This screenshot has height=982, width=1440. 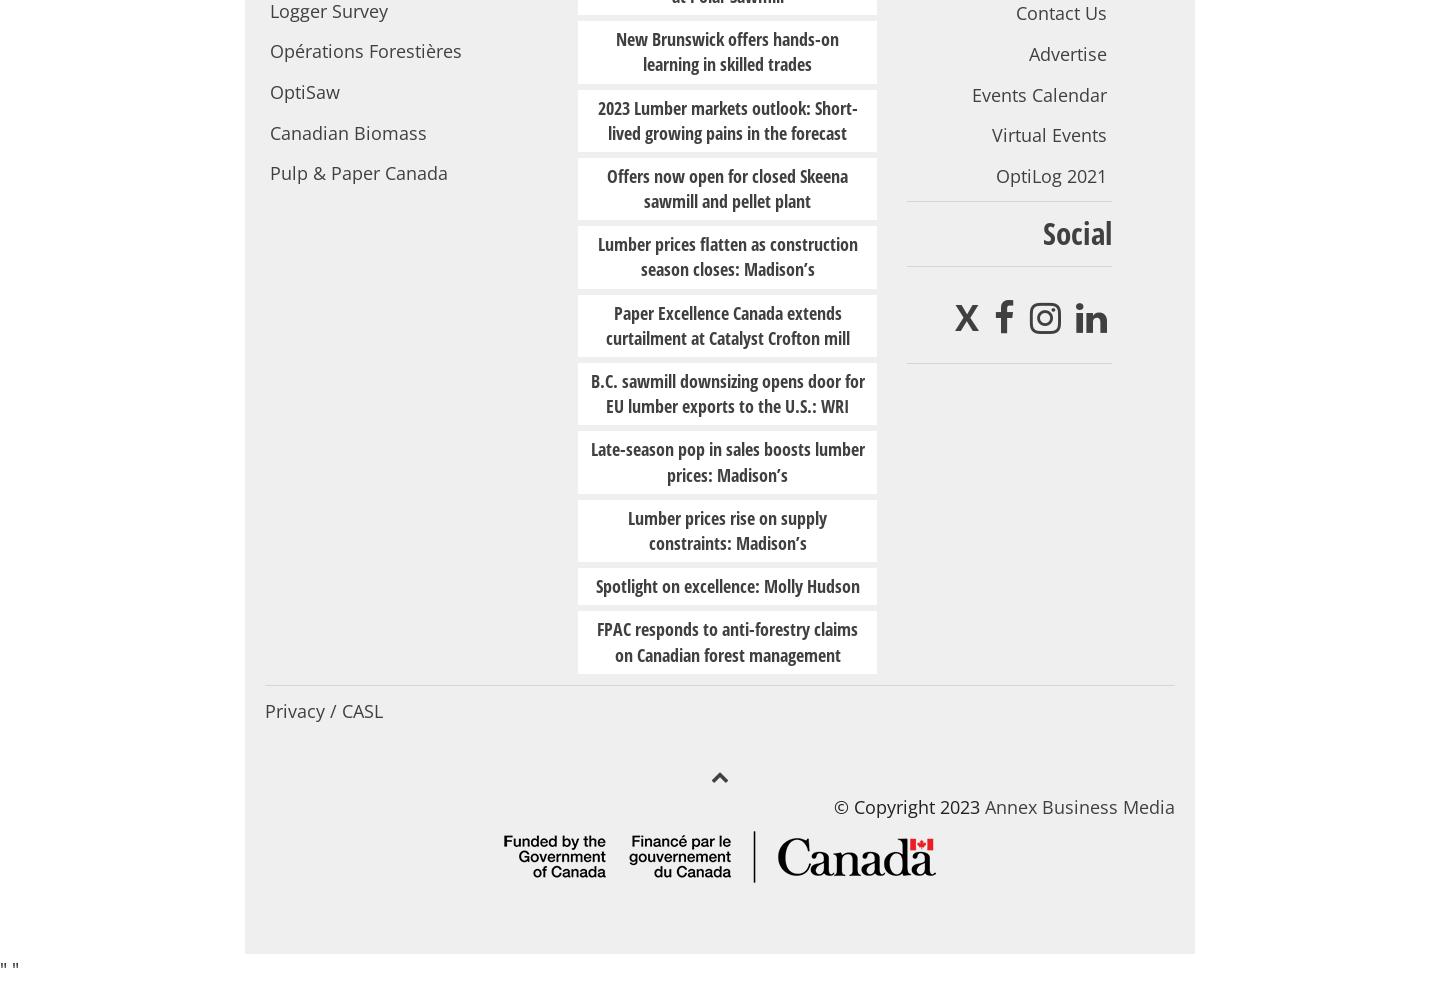 What do you see at coordinates (1077, 232) in the screenshot?
I see `'Social'` at bounding box center [1077, 232].